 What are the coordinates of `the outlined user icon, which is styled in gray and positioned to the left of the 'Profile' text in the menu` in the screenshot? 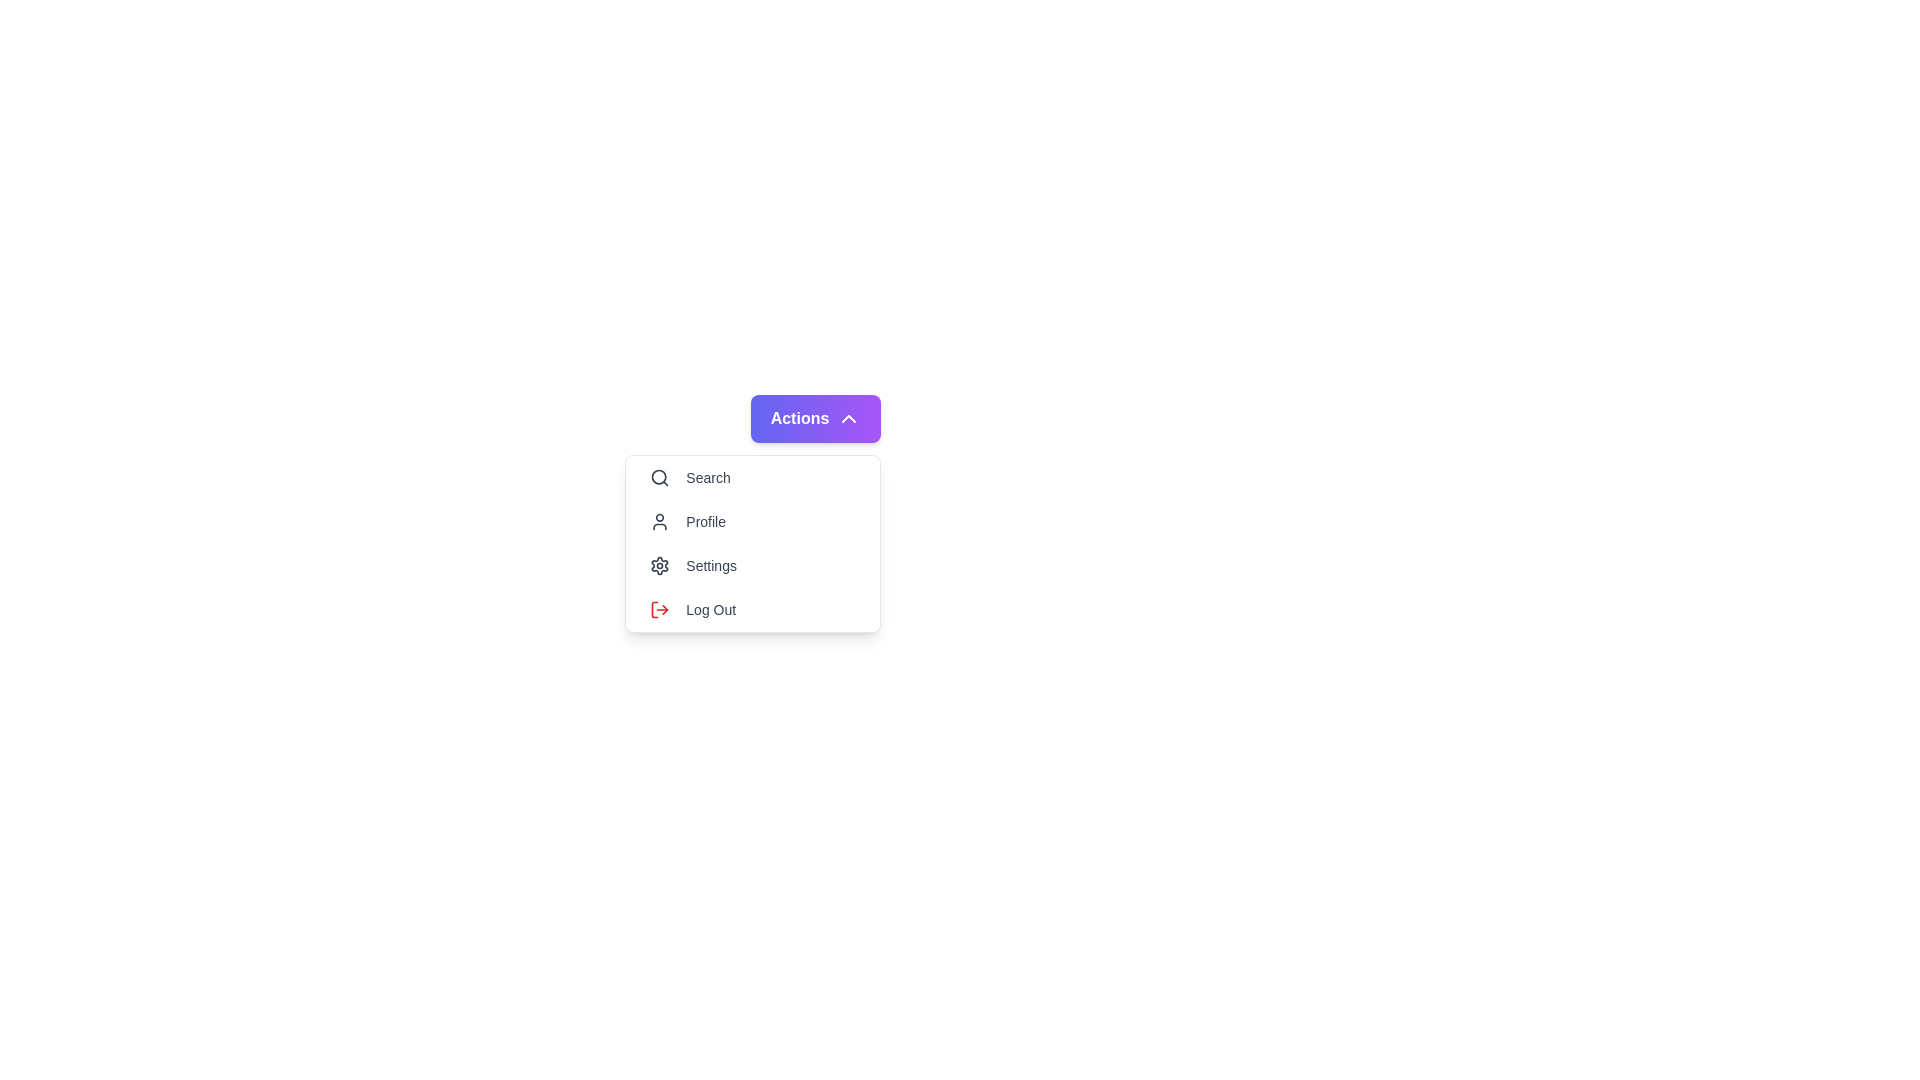 It's located at (660, 520).